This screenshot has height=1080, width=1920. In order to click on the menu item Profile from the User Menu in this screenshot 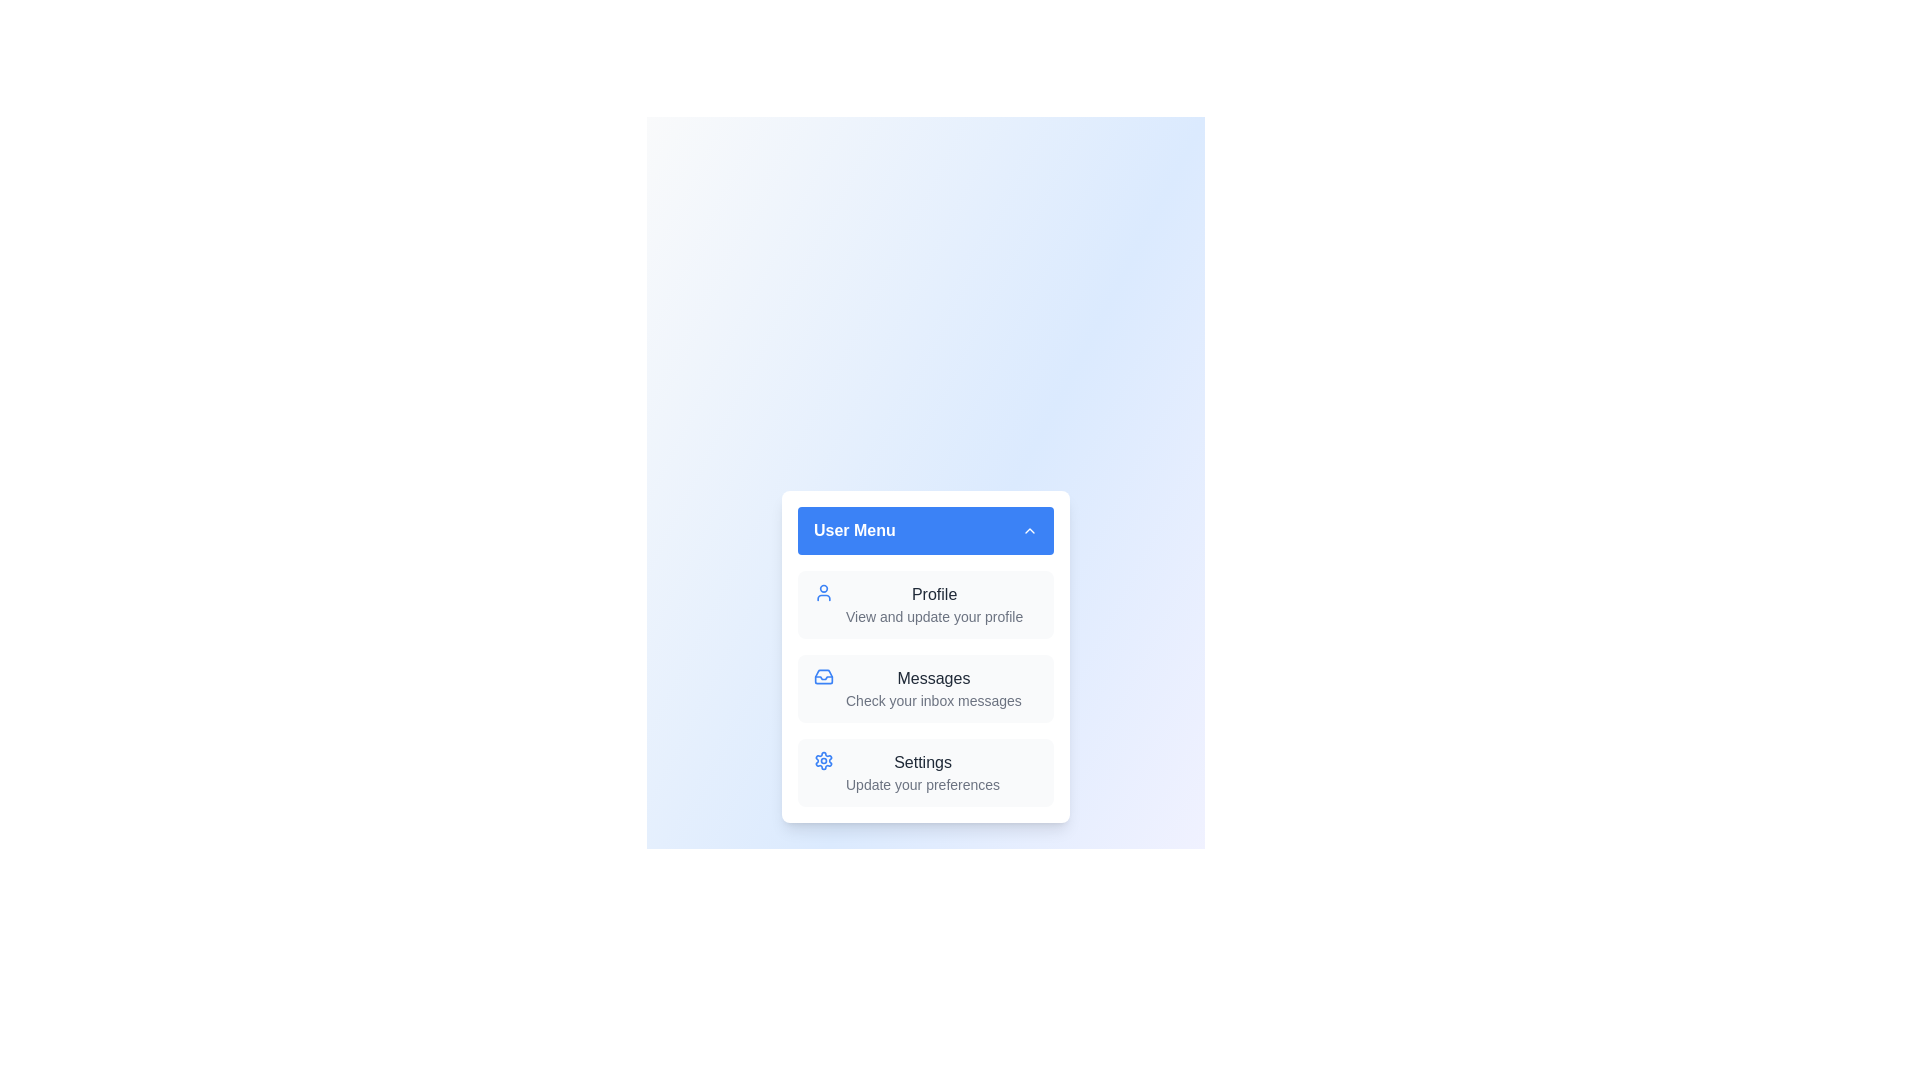, I will do `click(925, 604)`.